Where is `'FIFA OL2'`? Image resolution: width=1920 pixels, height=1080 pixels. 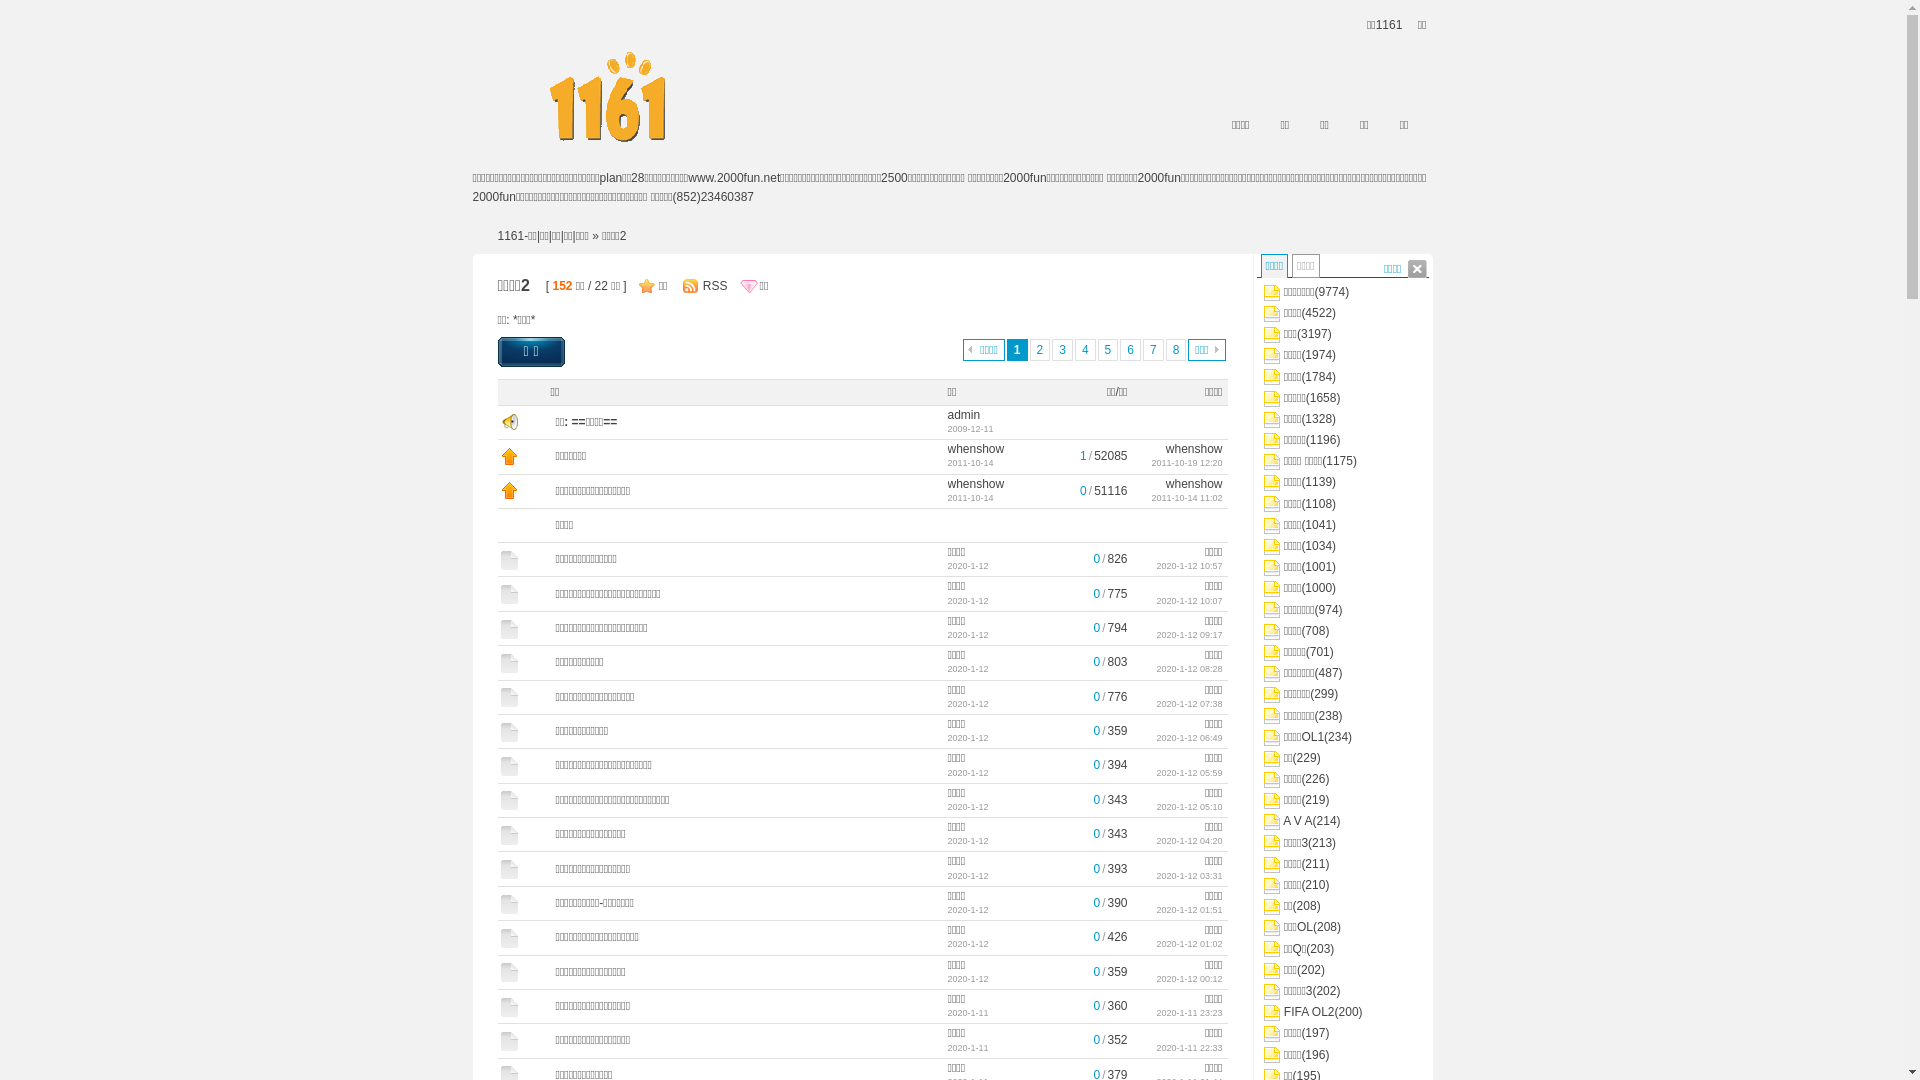
'FIFA OL2' is located at coordinates (1309, 1011).